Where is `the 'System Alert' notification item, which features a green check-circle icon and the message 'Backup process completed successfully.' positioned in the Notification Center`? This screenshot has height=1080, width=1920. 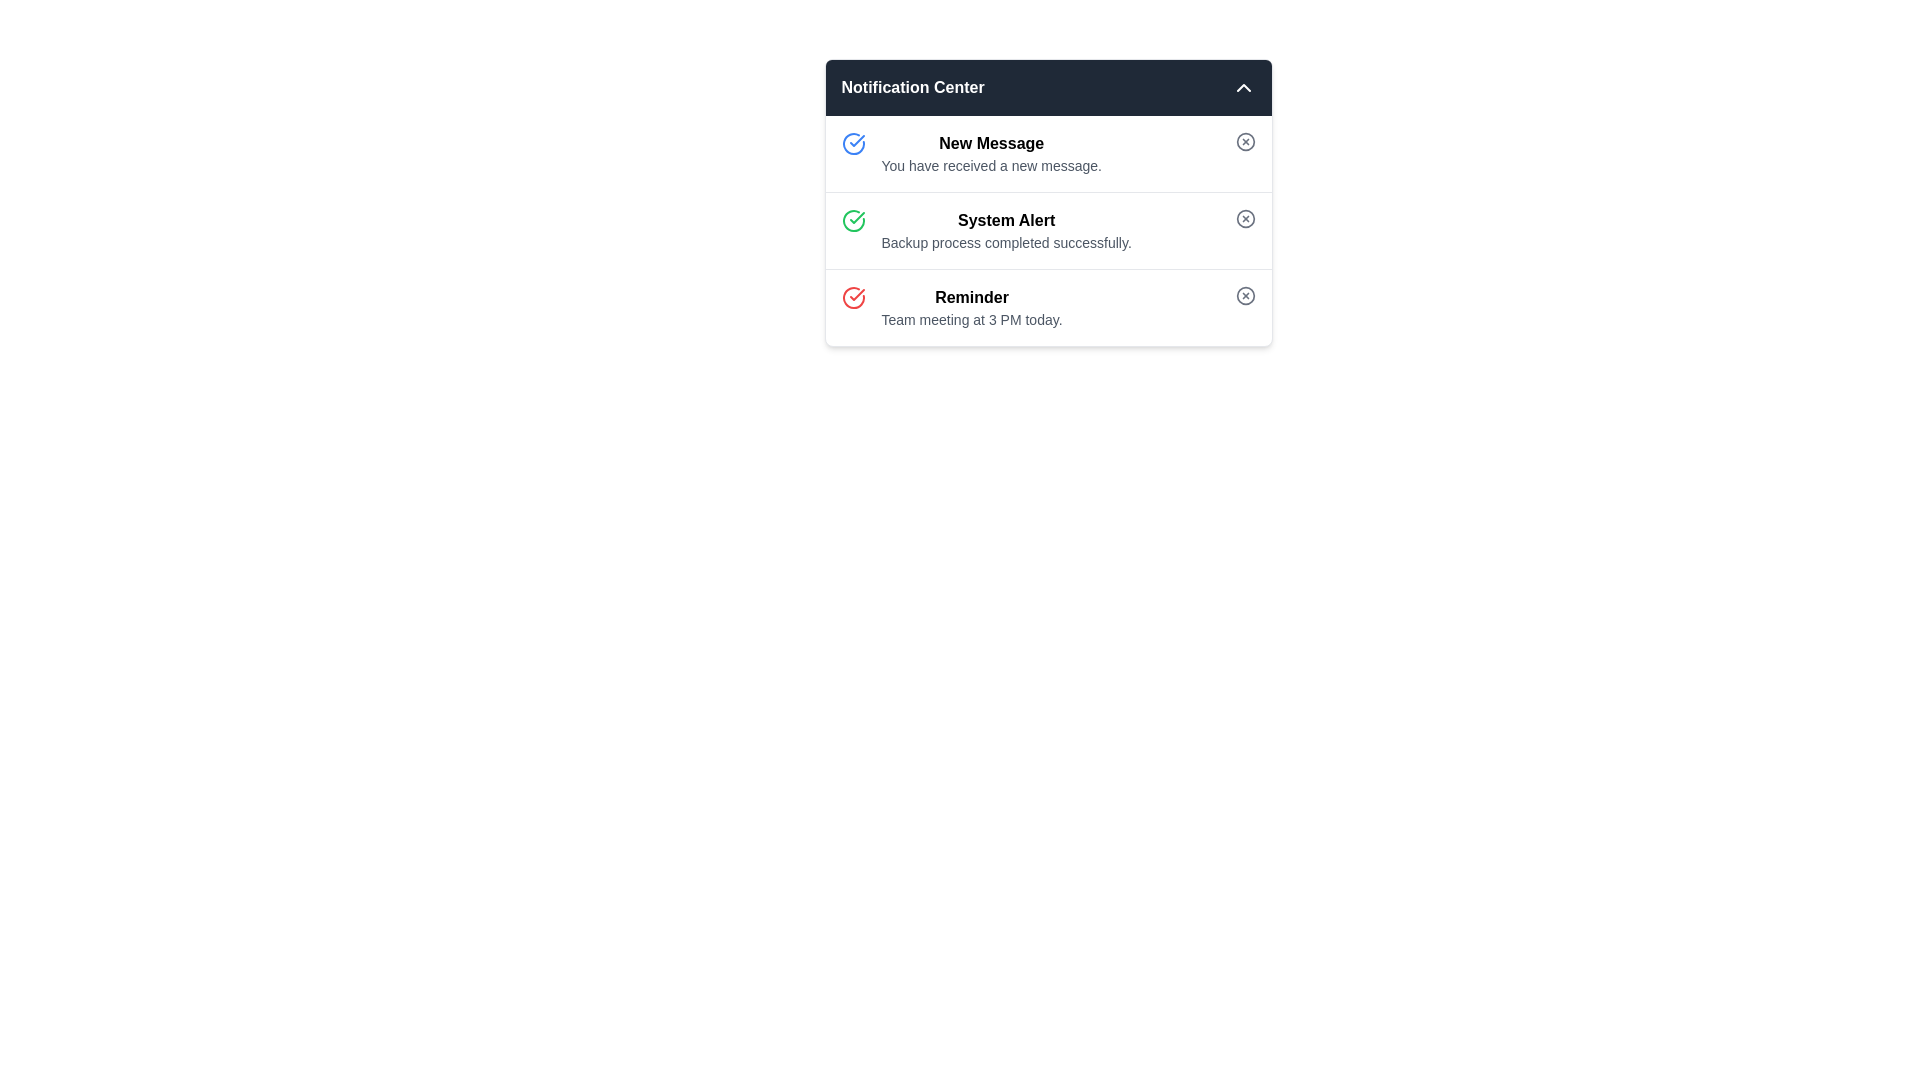 the 'System Alert' notification item, which features a green check-circle icon and the message 'Backup process completed successfully.' positioned in the Notification Center is located at coordinates (1047, 230).